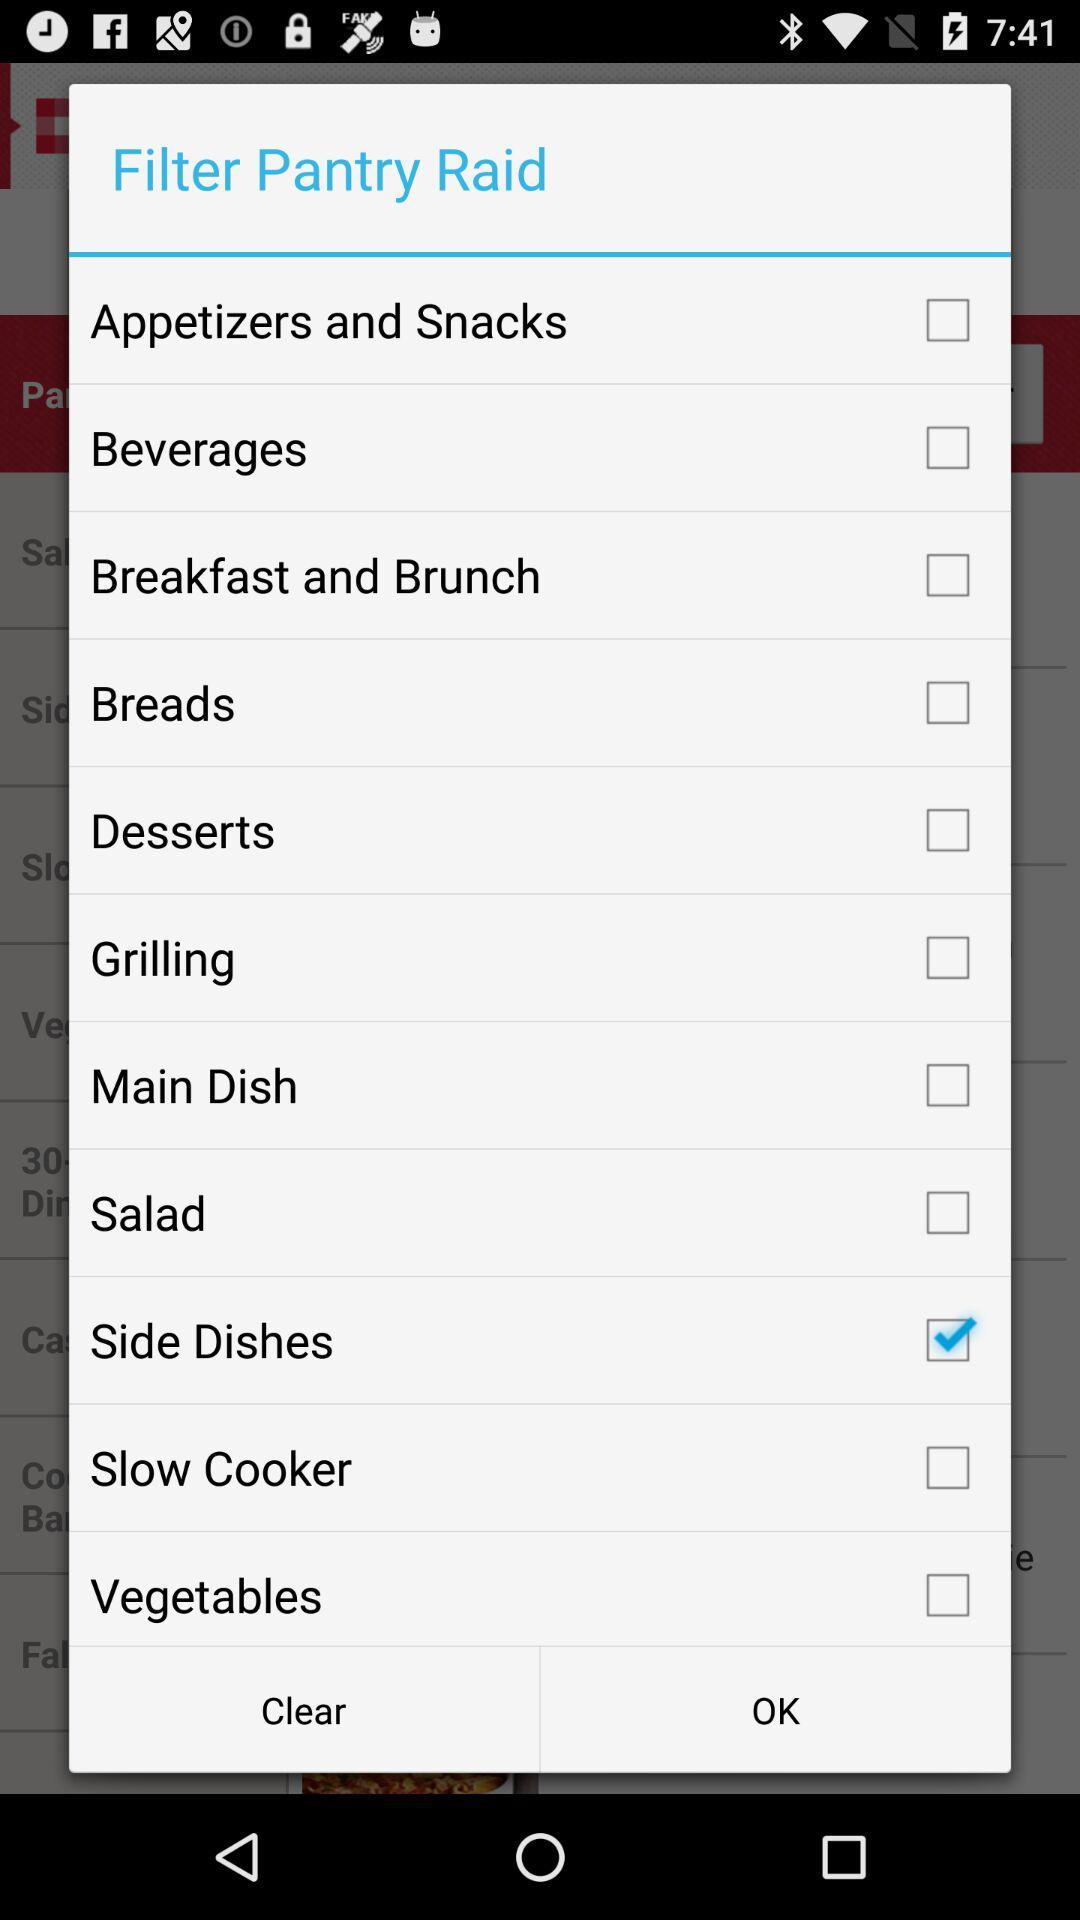 This screenshot has width=1080, height=1920. Describe the element at coordinates (540, 1340) in the screenshot. I see `the icon above slow cooker checkbox` at that location.